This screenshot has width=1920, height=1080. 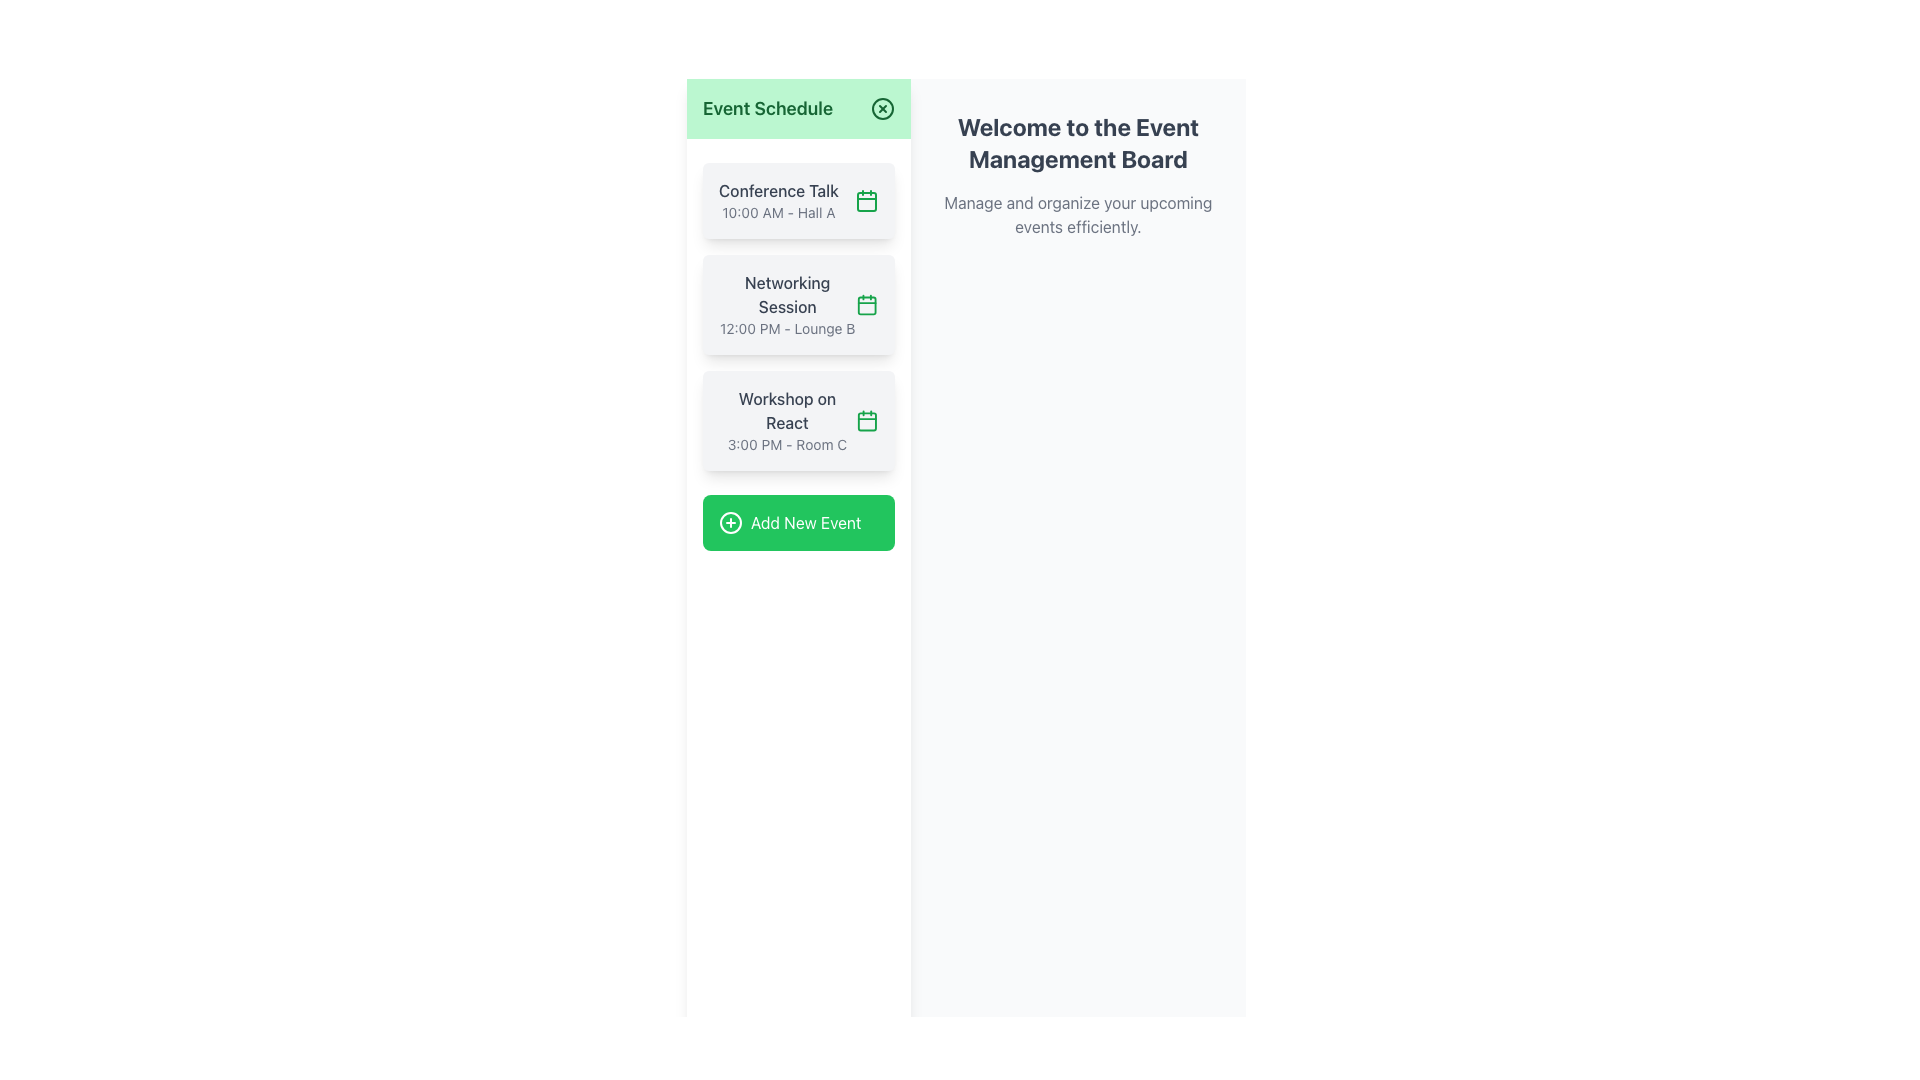 What do you see at coordinates (866, 201) in the screenshot?
I see `the decorative UI component with rounded corners and a green accent, which is part of the calendar icon next to the 'Conference Talk' event in the schedule list` at bounding box center [866, 201].